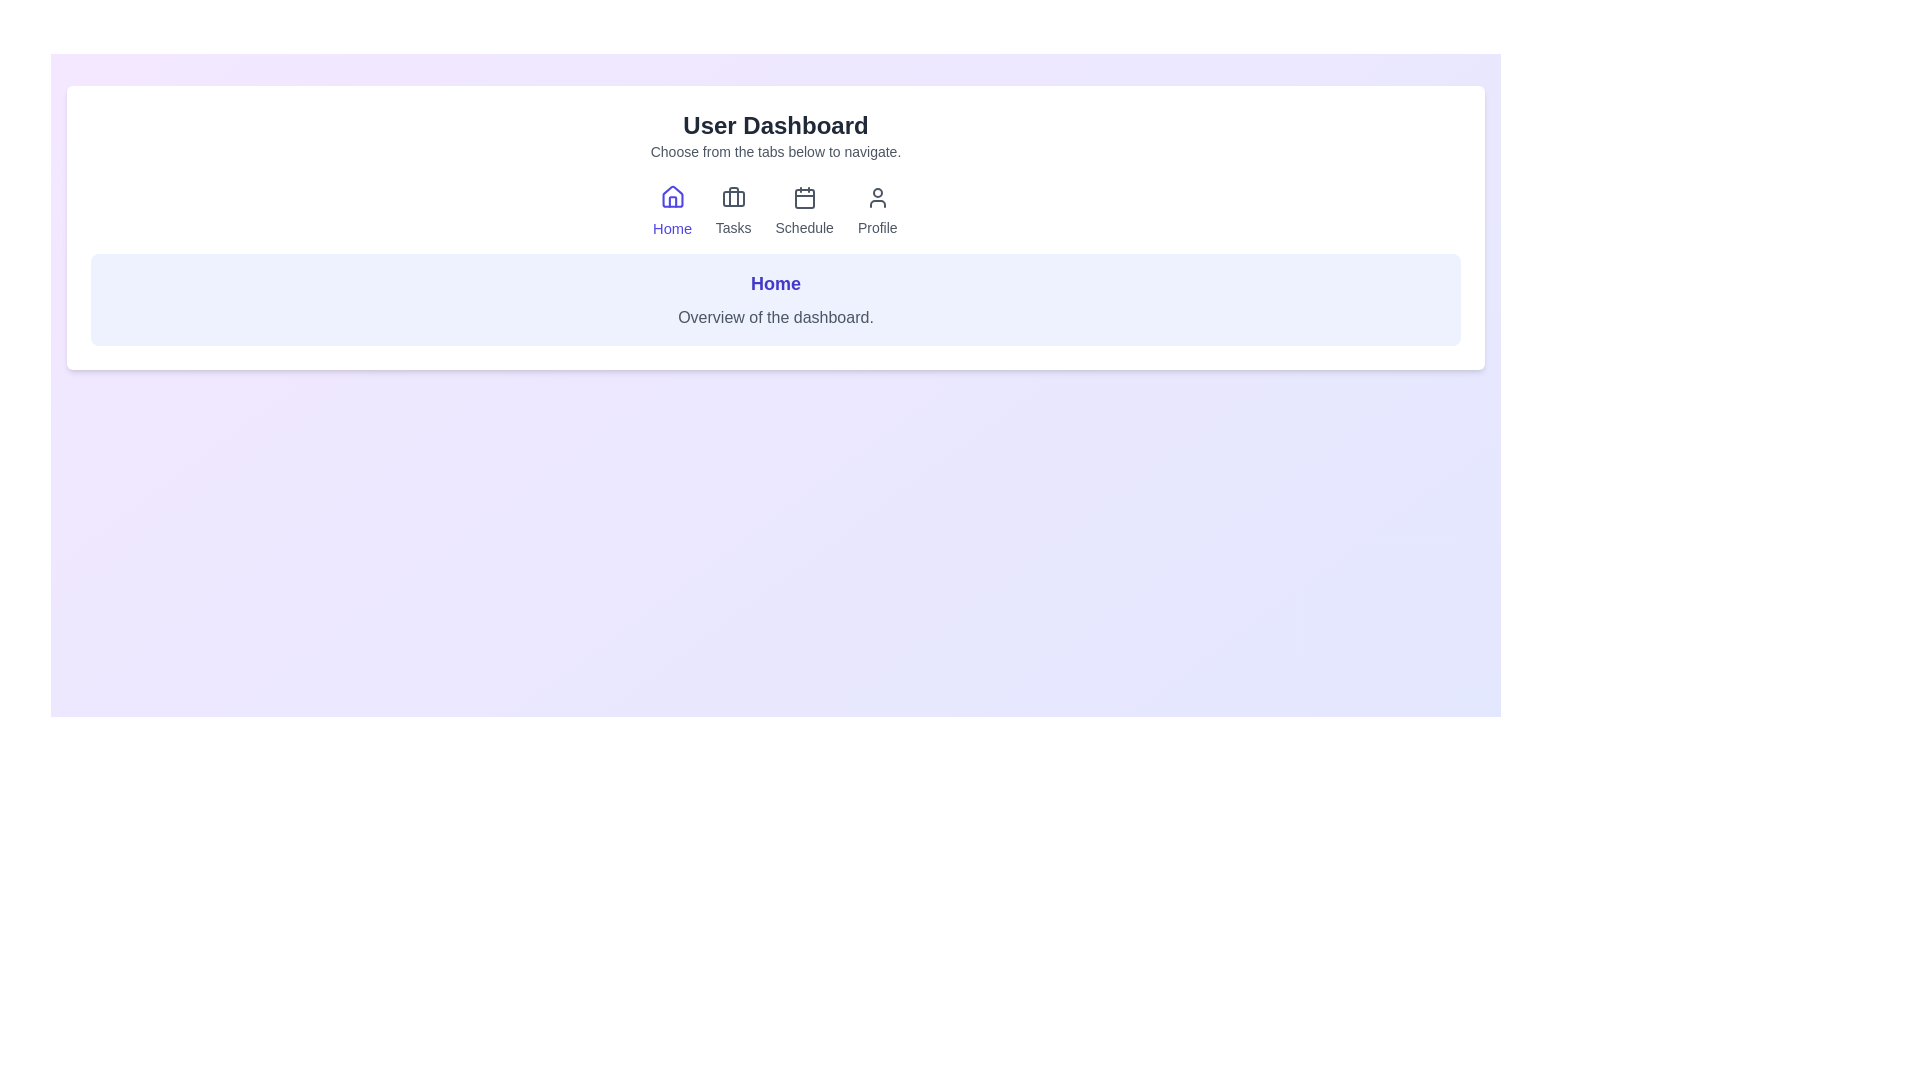 The width and height of the screenshot is (1920, 1080). What do you see at coordinates (732, 199) in the screenshot?
I see `rectangular SVG component with curved corners located within the second icon from the left in the toolbar, positioned between the home icon and calendar icon, for design purposes` at bounding box center [732, 199].